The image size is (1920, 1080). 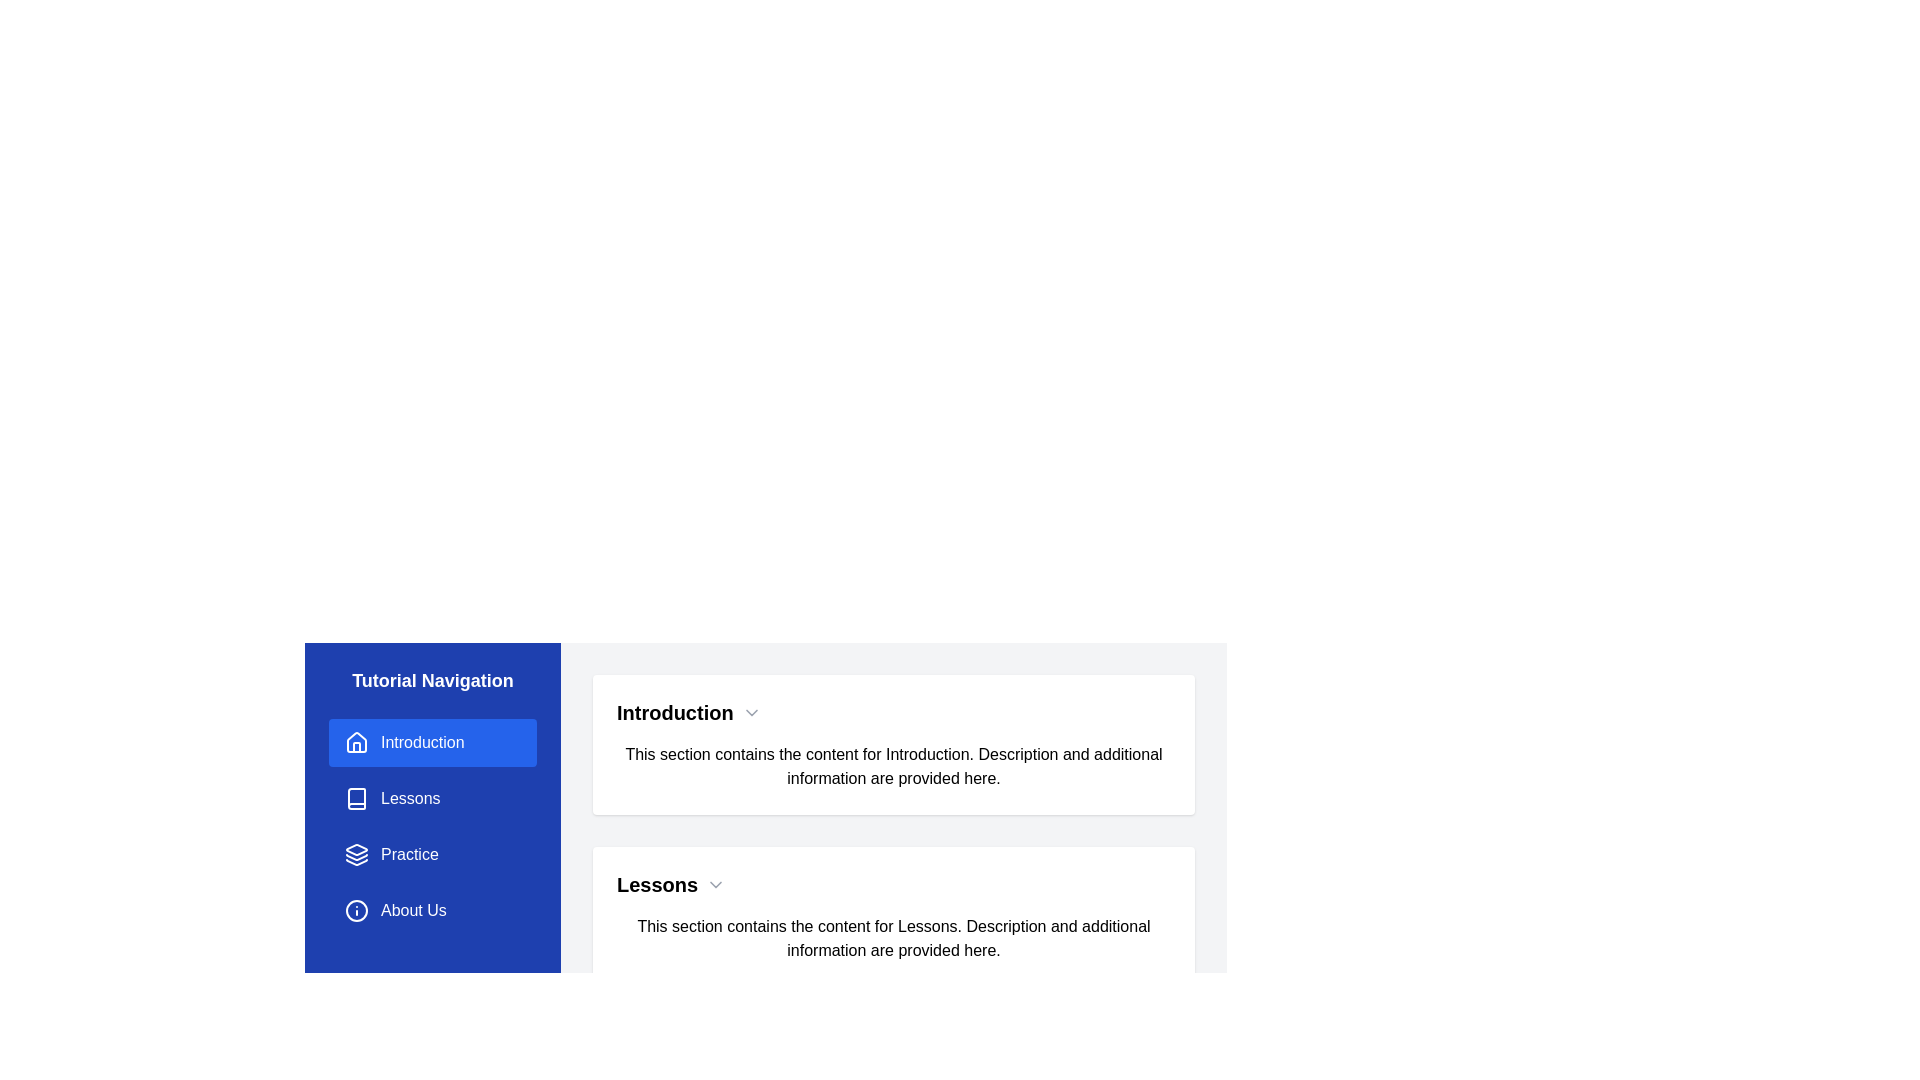 I want to click on the text in the text block providing a description for the 'Lessons' section, which is located below the heading 'Lessons' and the arrow icon, so click(x=892, y=938).